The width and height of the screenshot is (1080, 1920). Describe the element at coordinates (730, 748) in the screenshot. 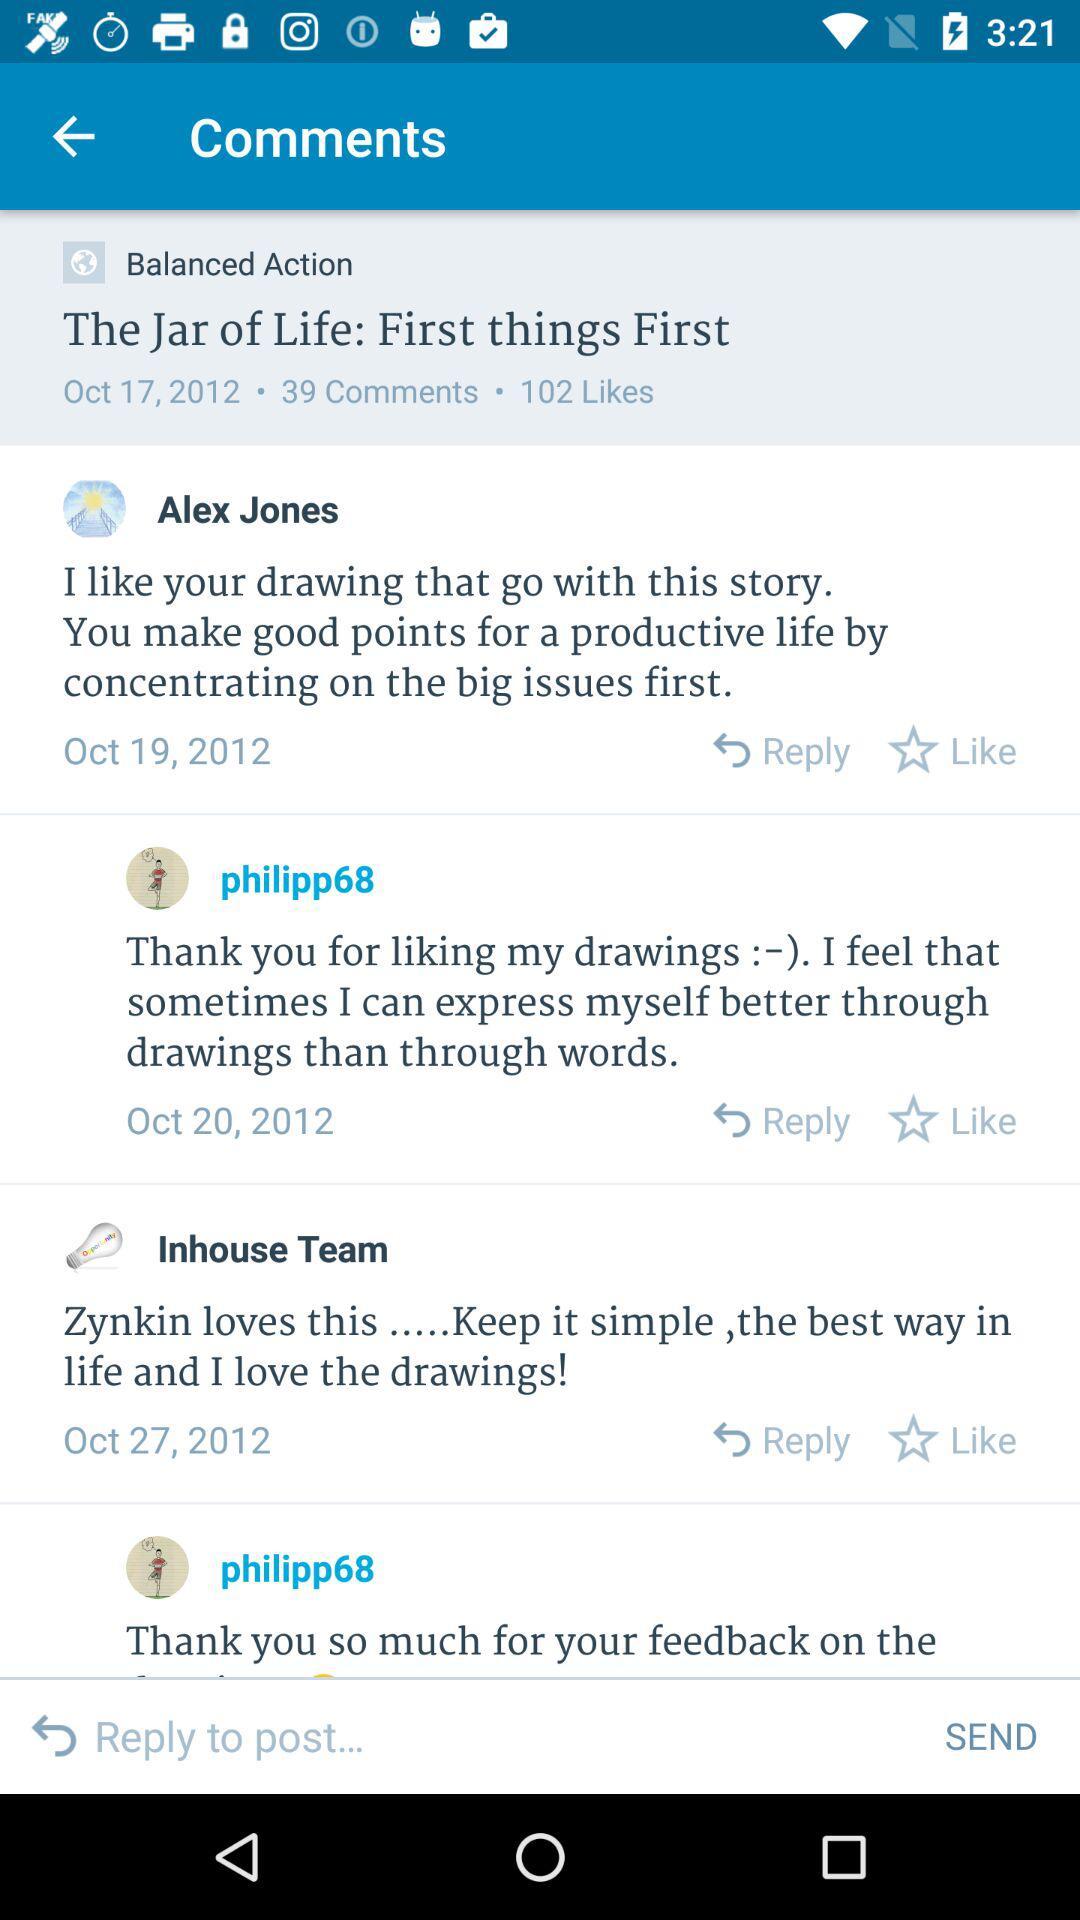

I see `back` at that location.